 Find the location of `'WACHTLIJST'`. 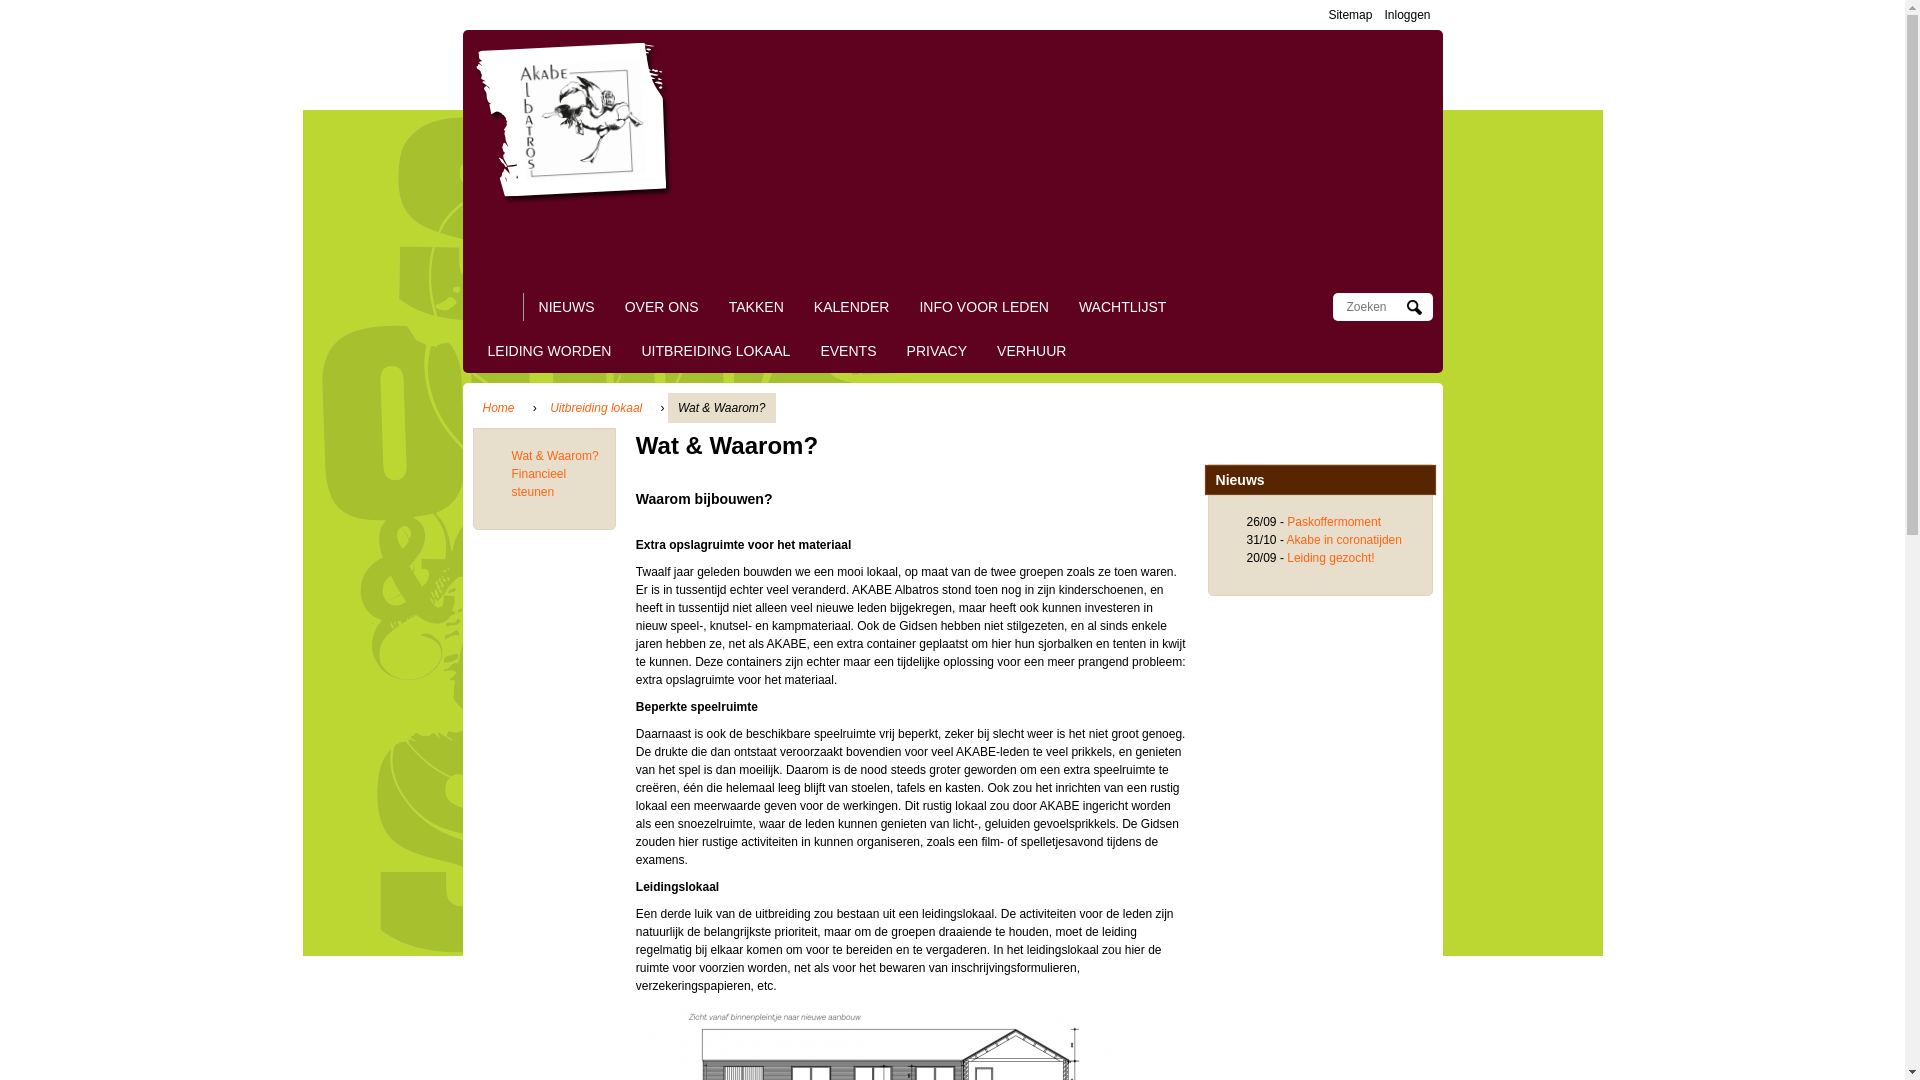

'WACHTLIJST' is located at coordinates (1123, 307).